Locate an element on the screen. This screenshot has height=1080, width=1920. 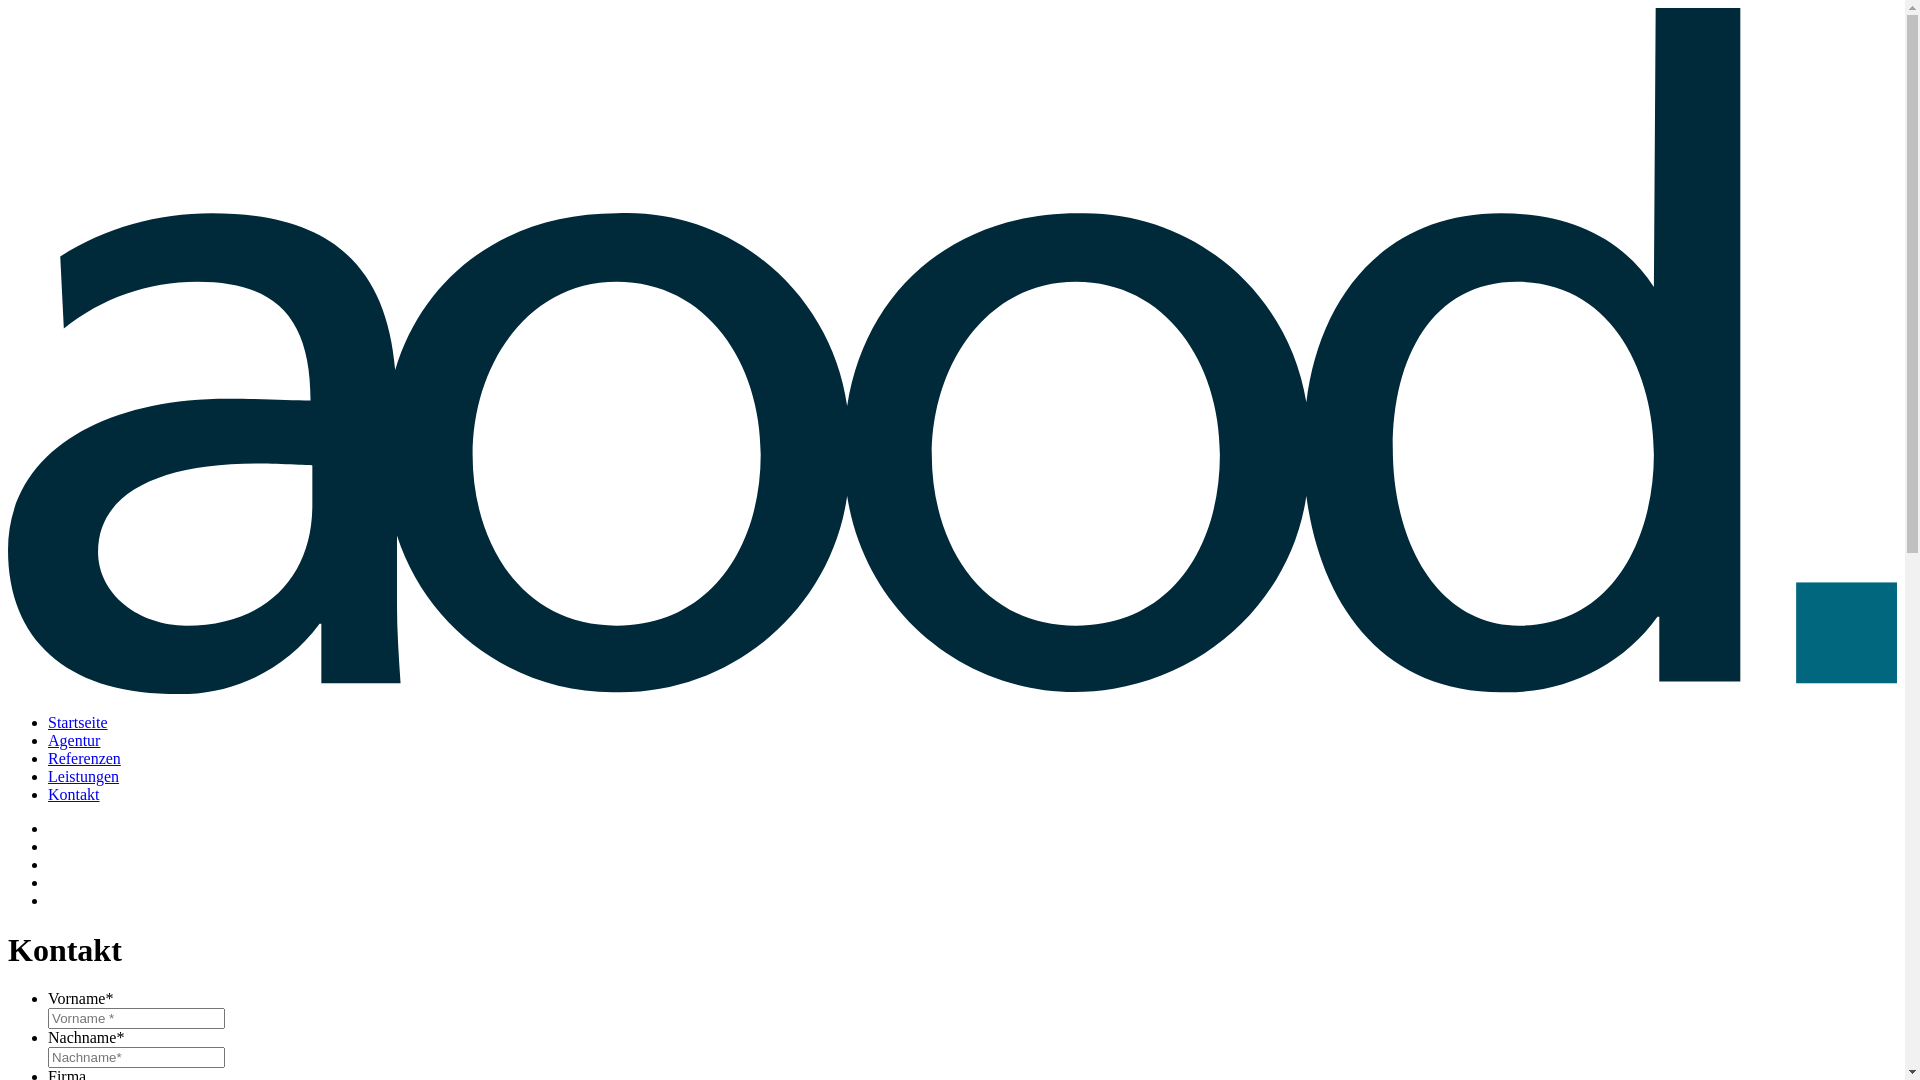
'Kontakt' is located at coordinates (73, 793).